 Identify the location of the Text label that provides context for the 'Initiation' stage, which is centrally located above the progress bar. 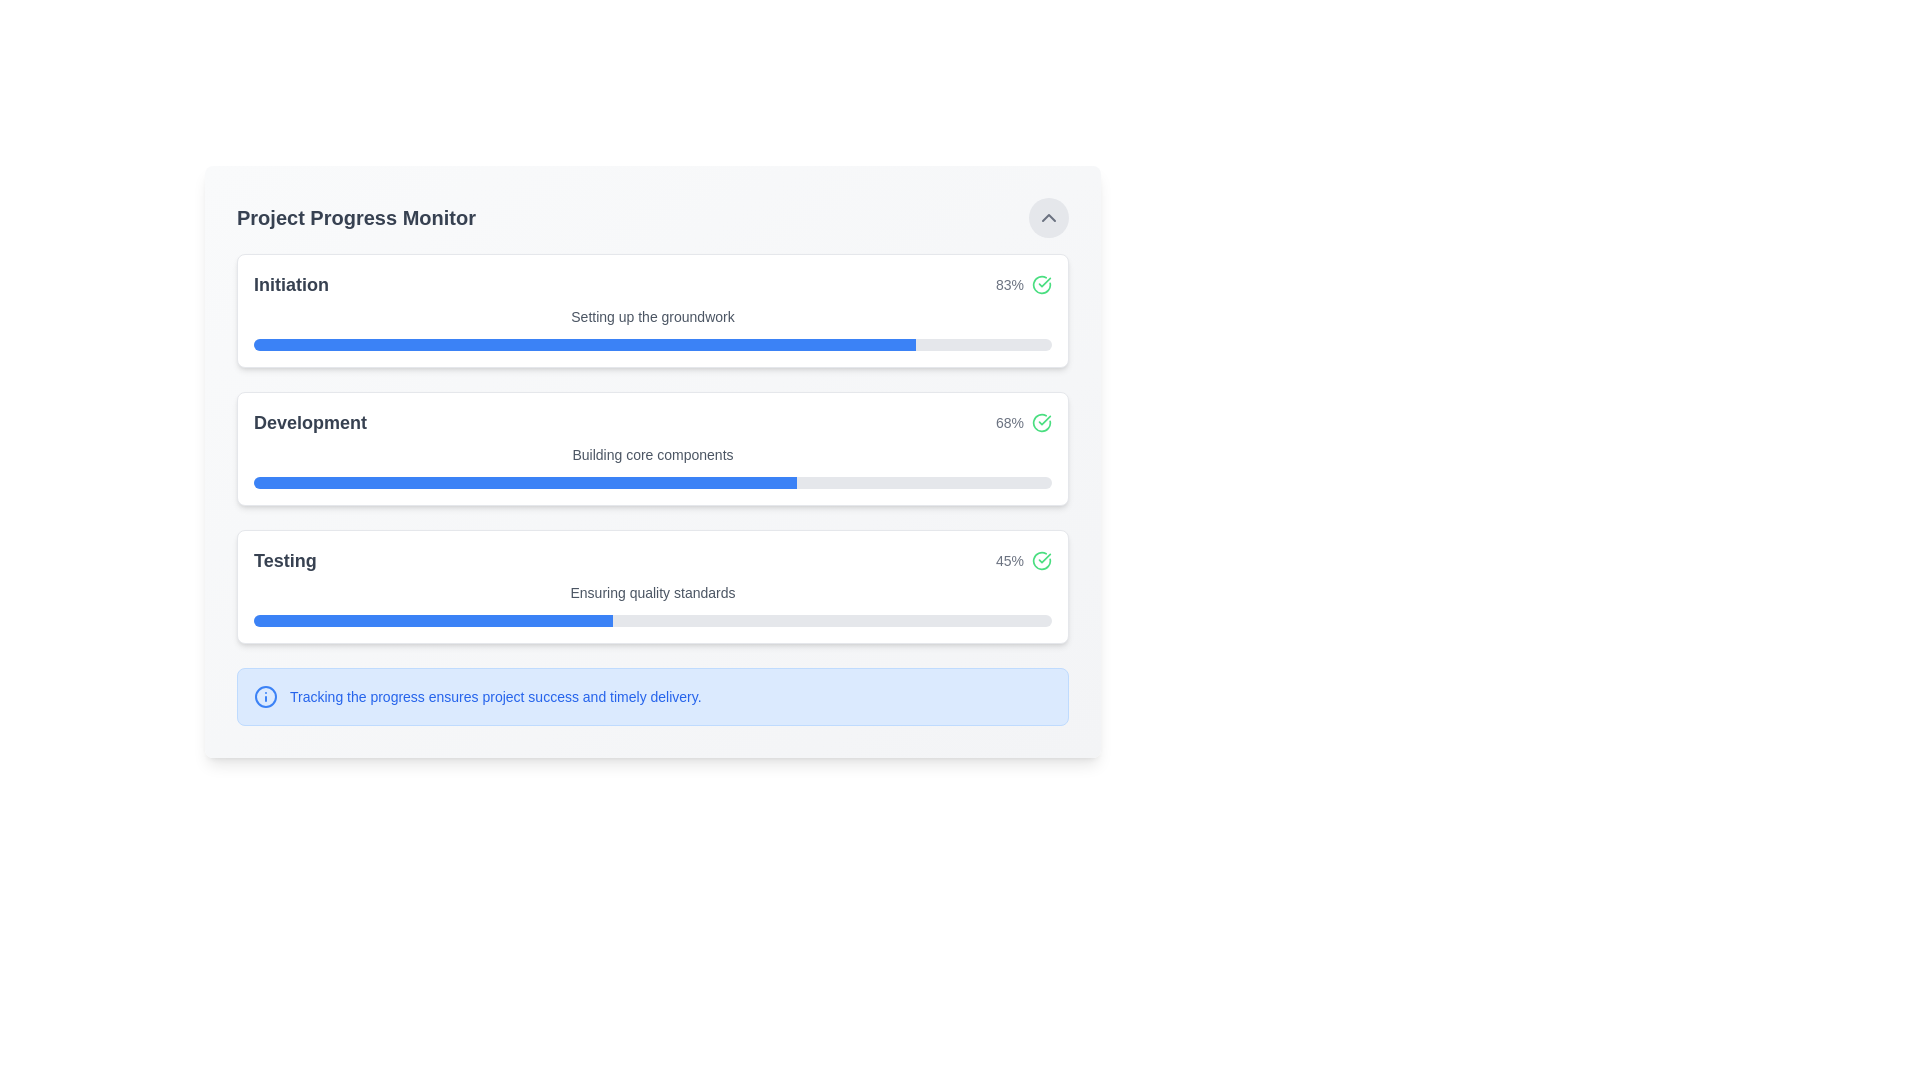
(652, 315).